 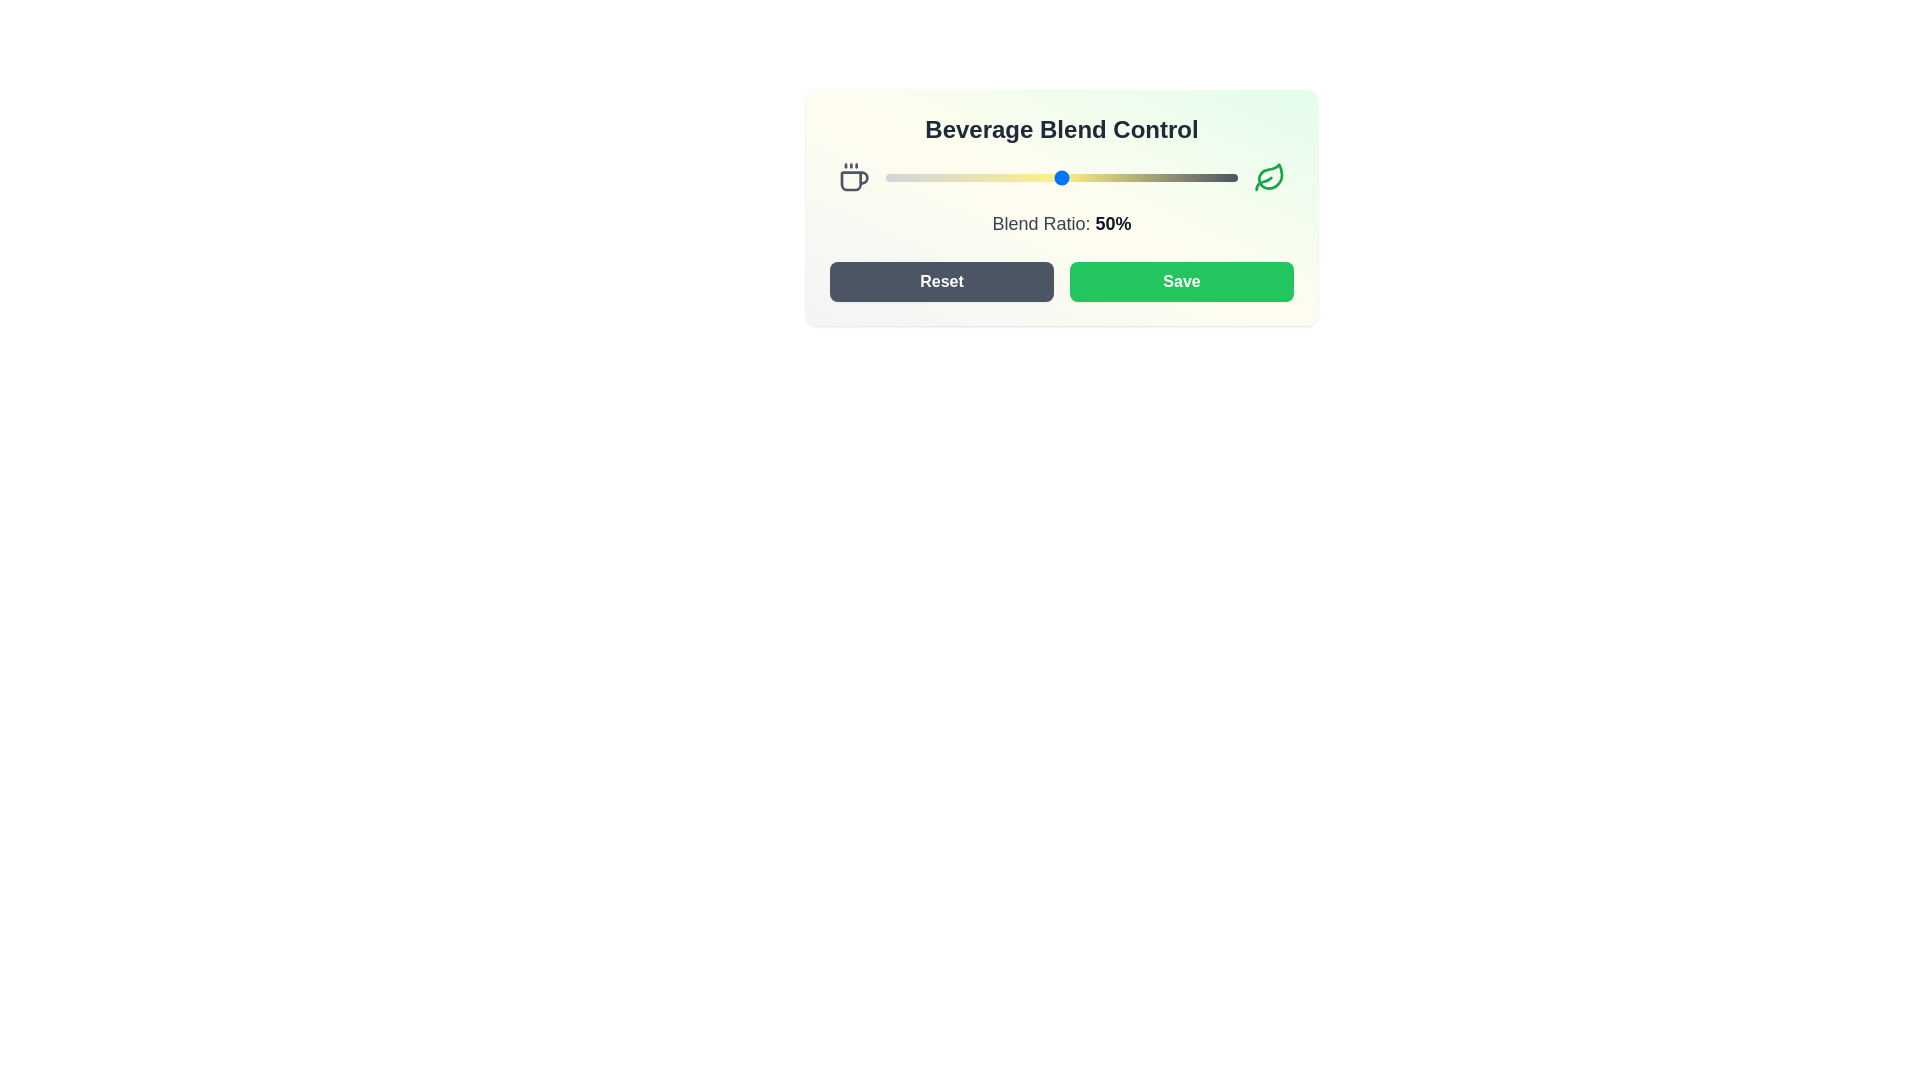 What do you see at coordinates (940, 281) in the screenshot?
I see `'Reset' button to reset the blend ratio to its default value` at bounding box center [940, 281].